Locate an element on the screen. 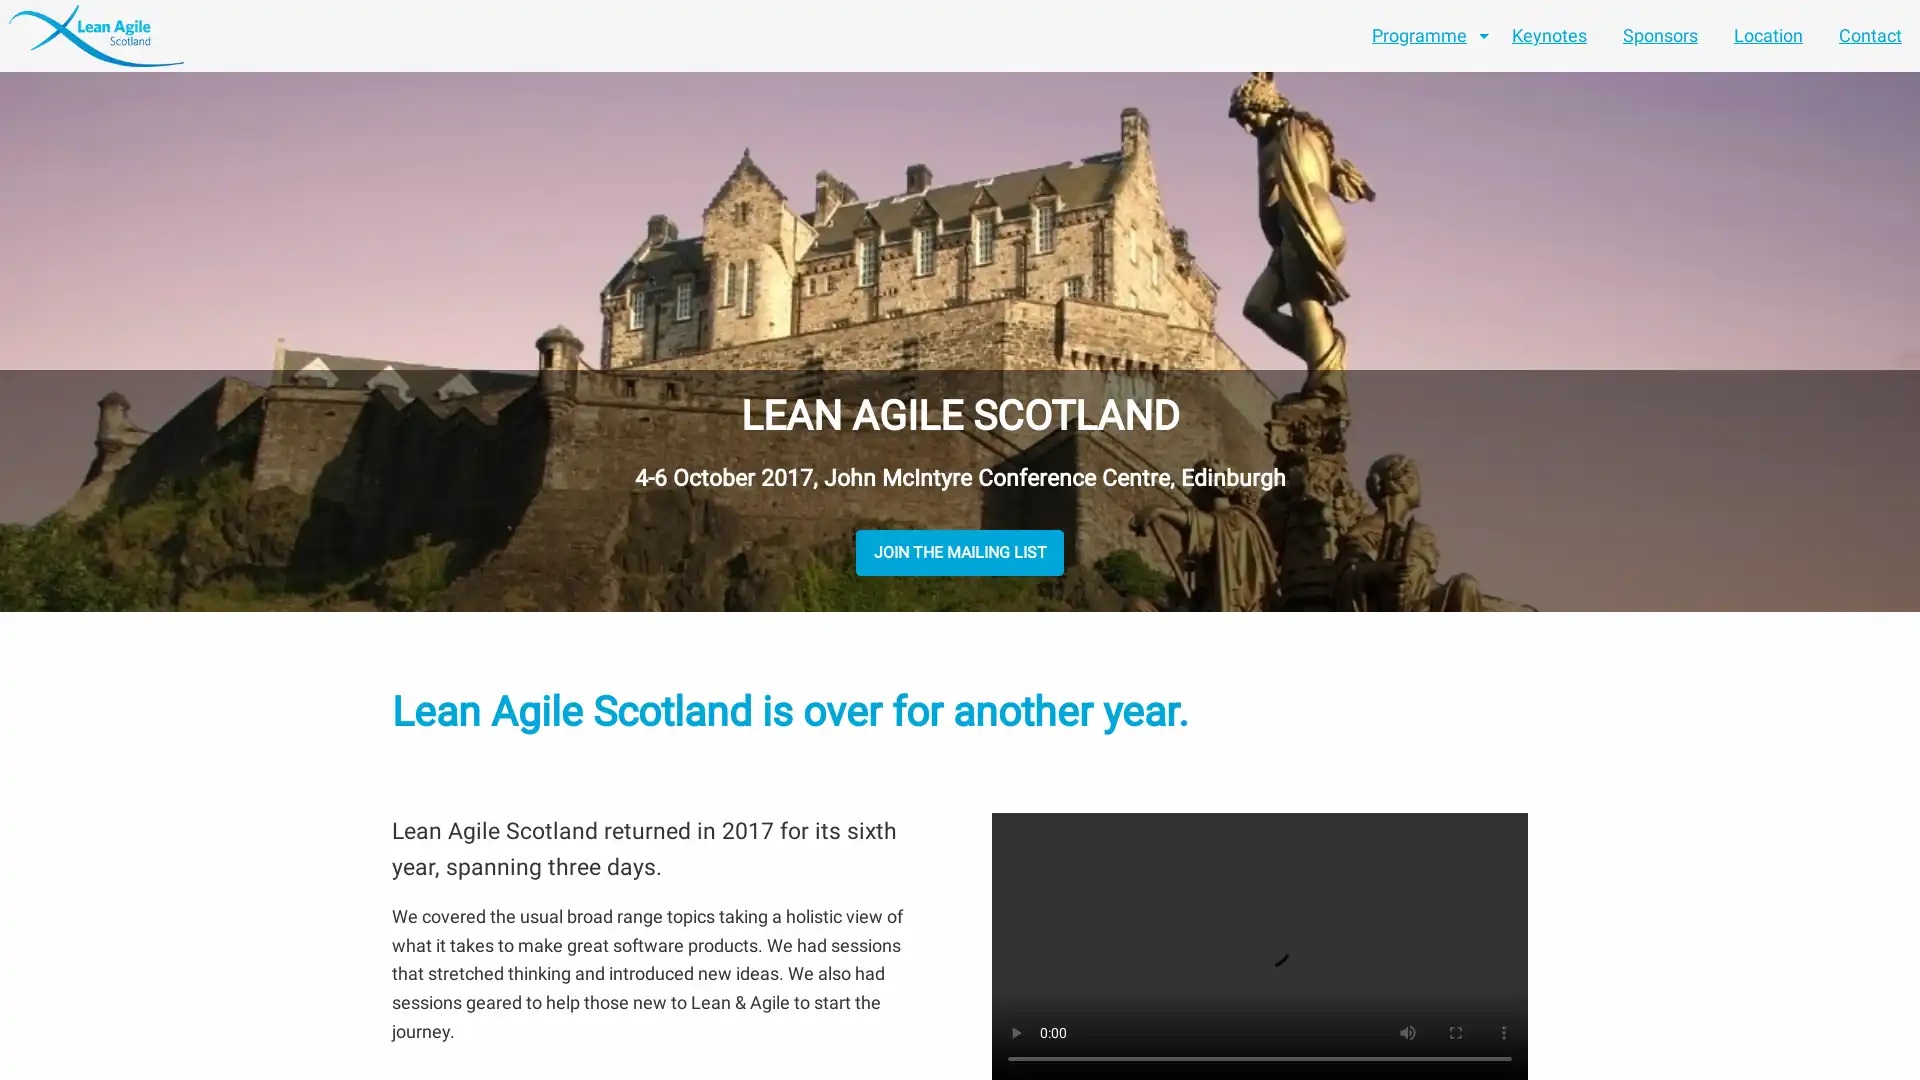  mute is located at coordinates (1406, 1032).